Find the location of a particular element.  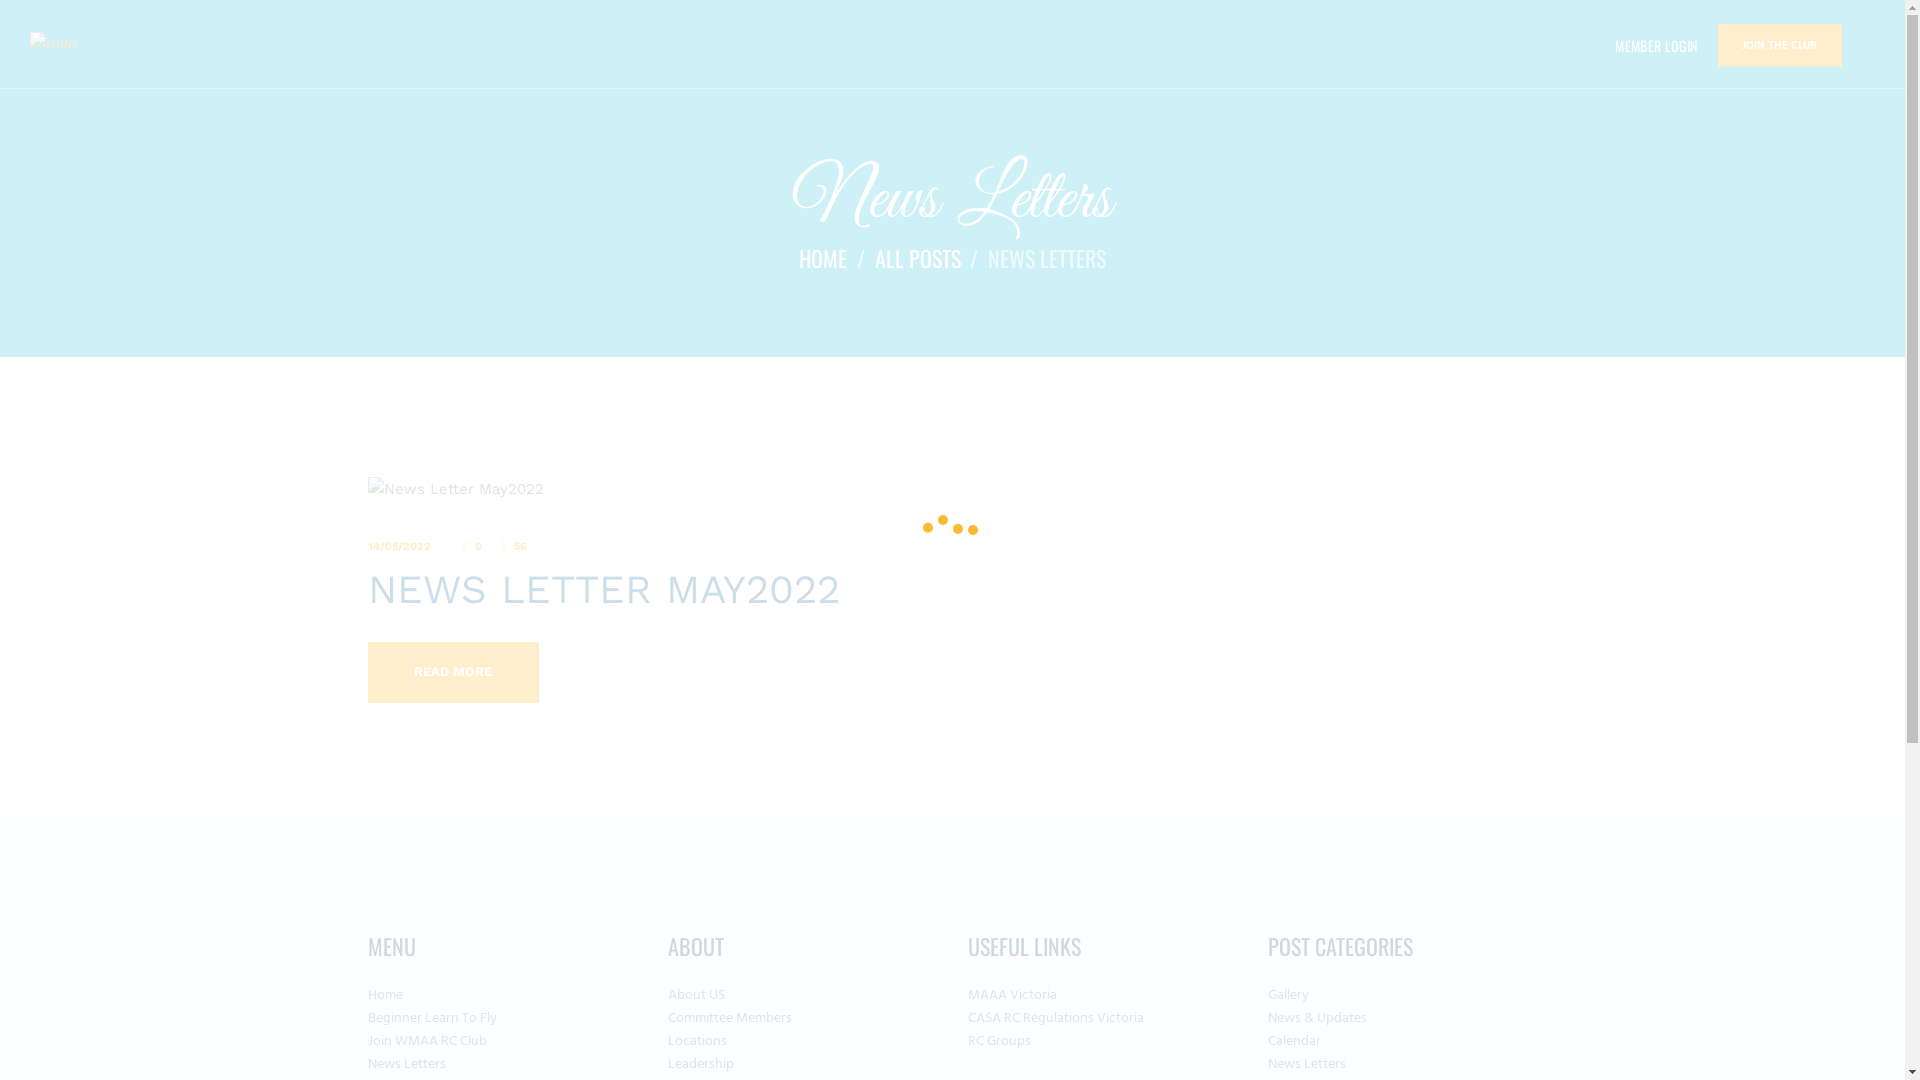

'MEMBER LOGIN' is located at coordinates (1656, 45).